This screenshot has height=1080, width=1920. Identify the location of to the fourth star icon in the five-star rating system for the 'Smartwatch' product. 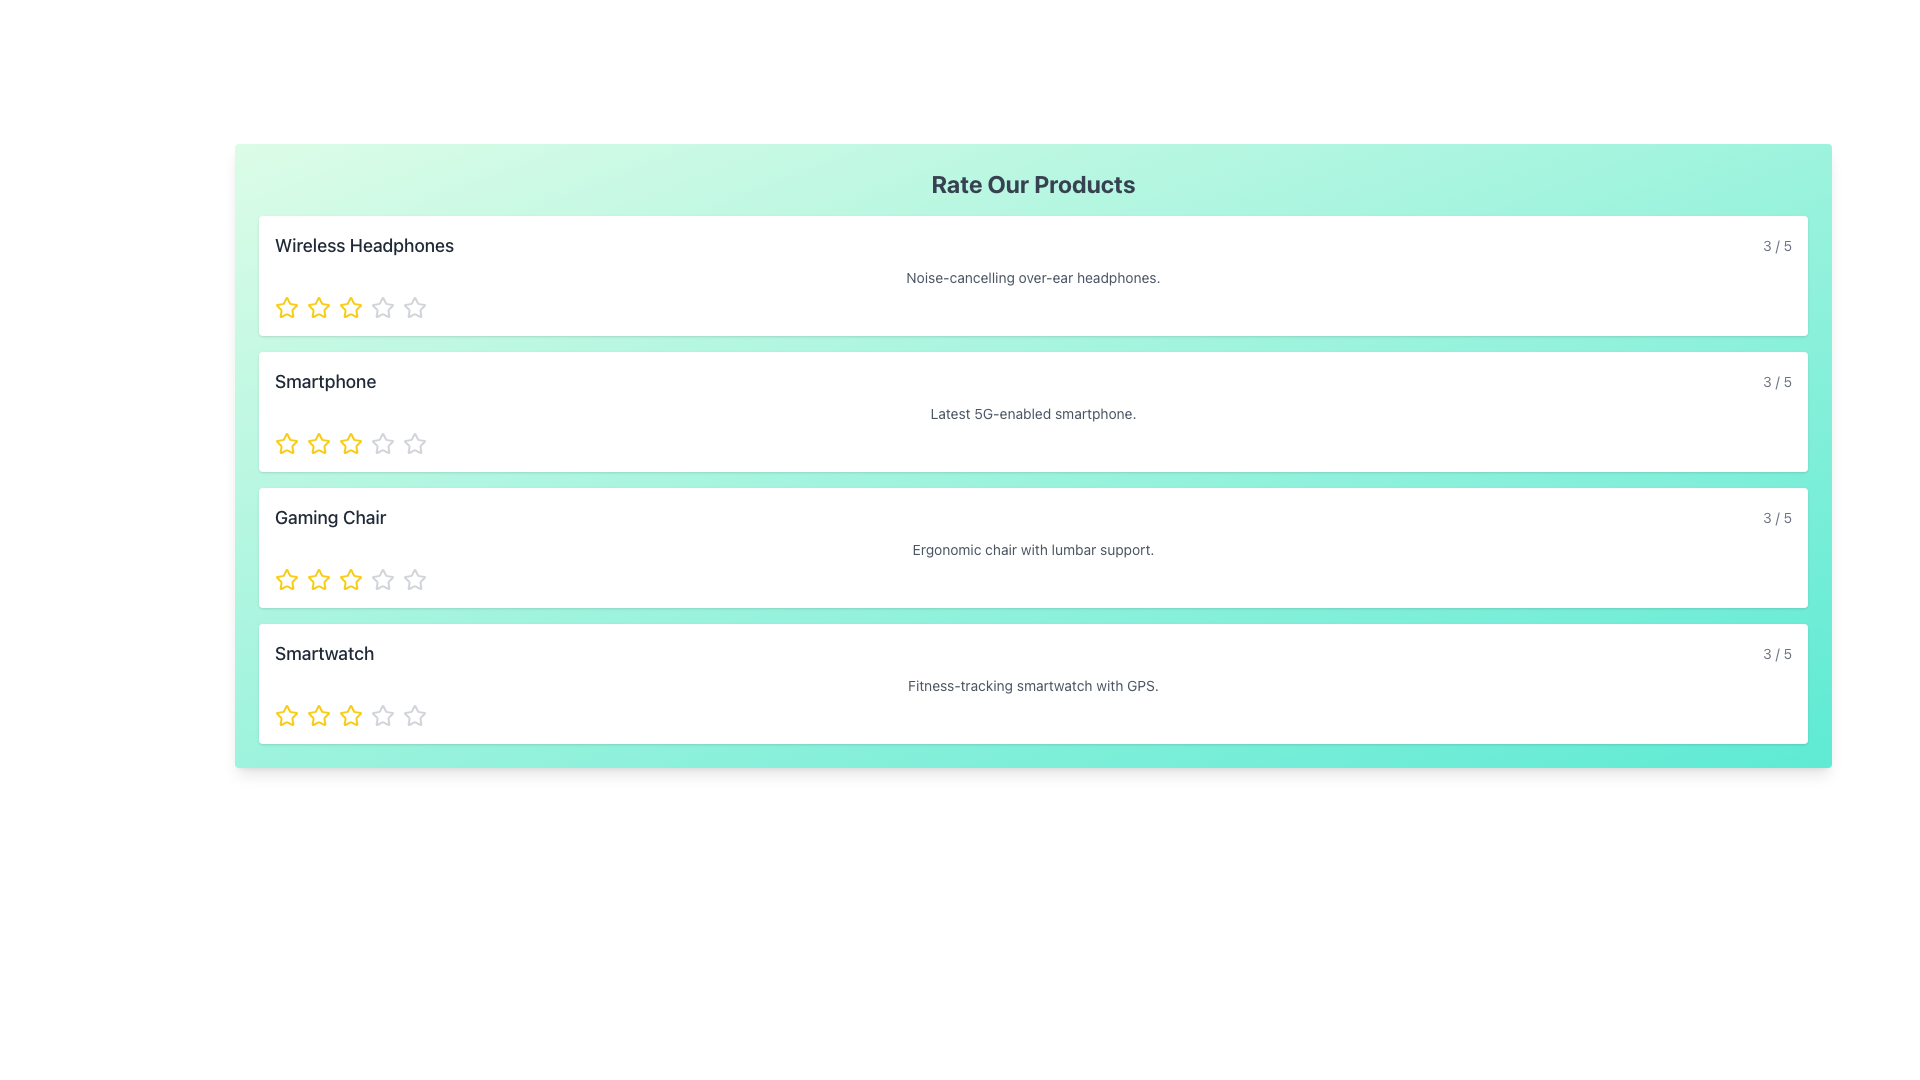
(383, 714).